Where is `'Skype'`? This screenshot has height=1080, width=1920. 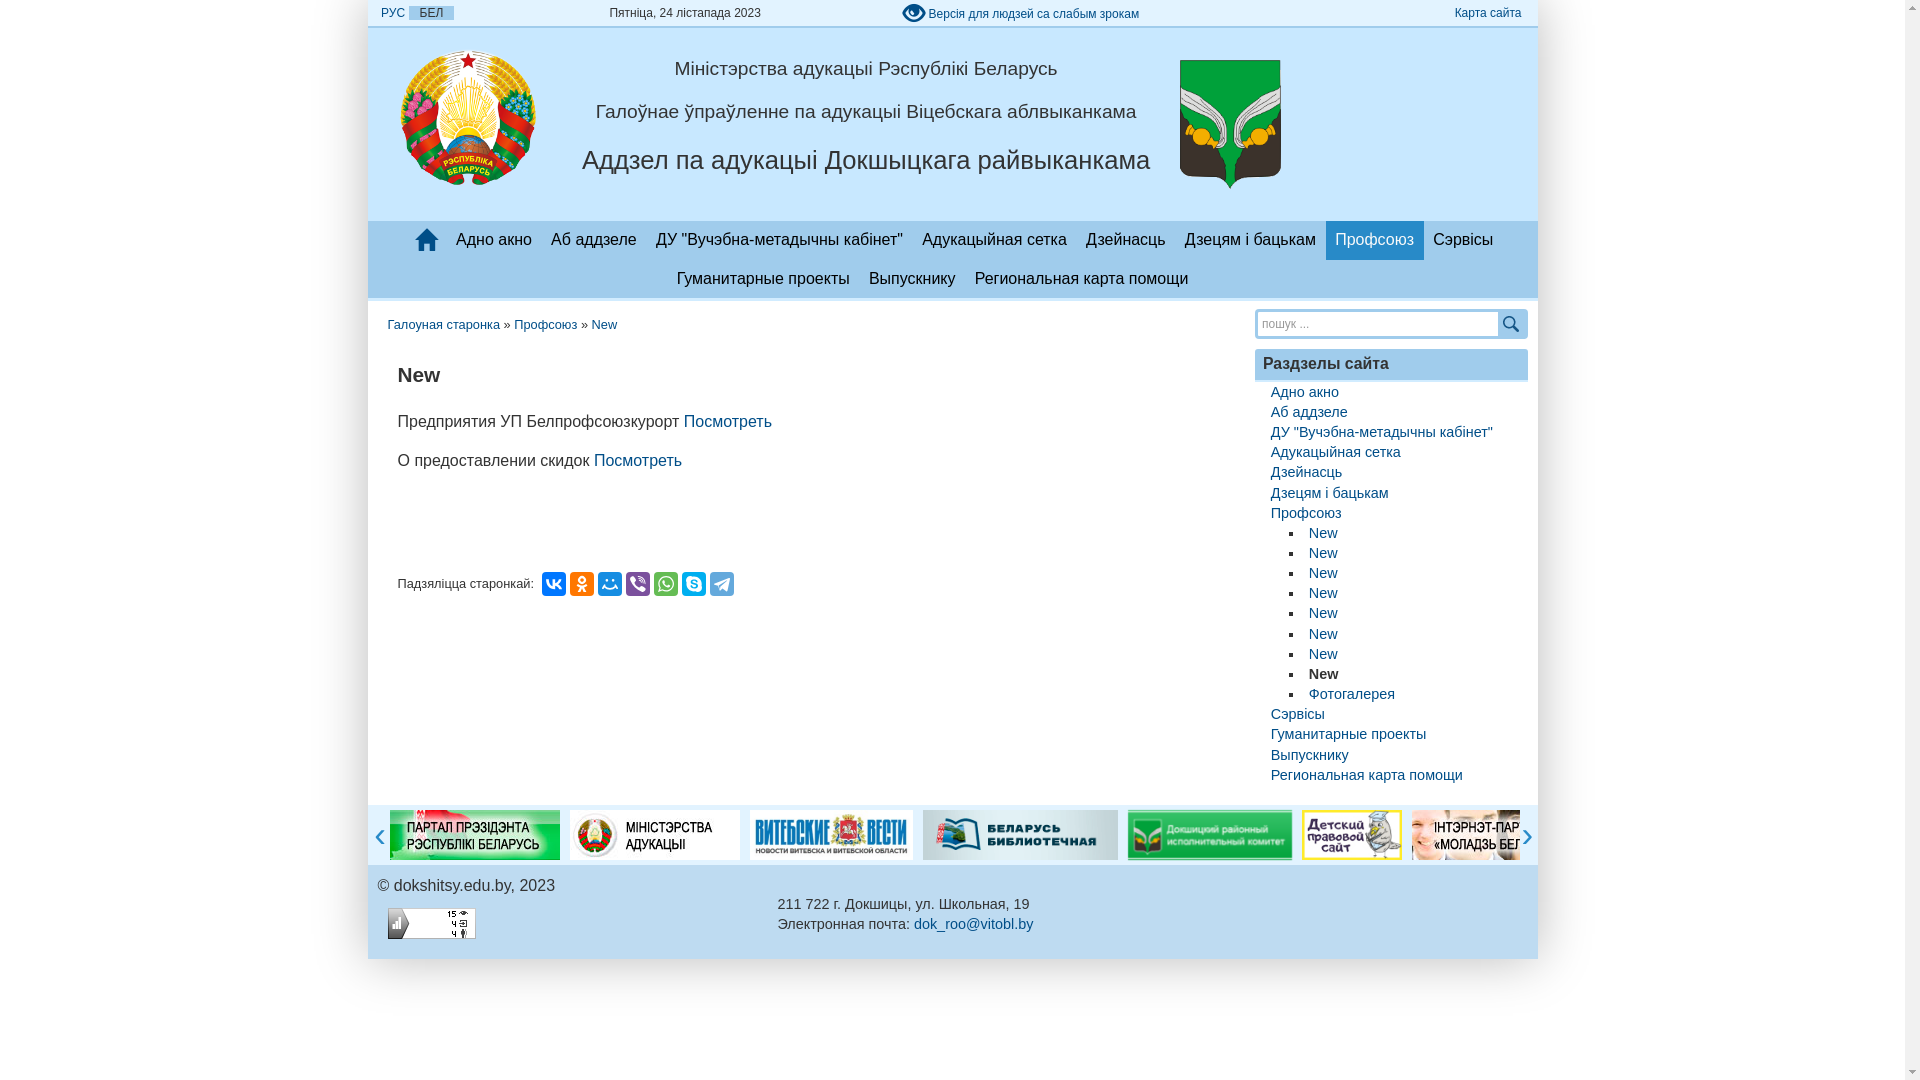
'Skype' is located at coordinates (694, 583).